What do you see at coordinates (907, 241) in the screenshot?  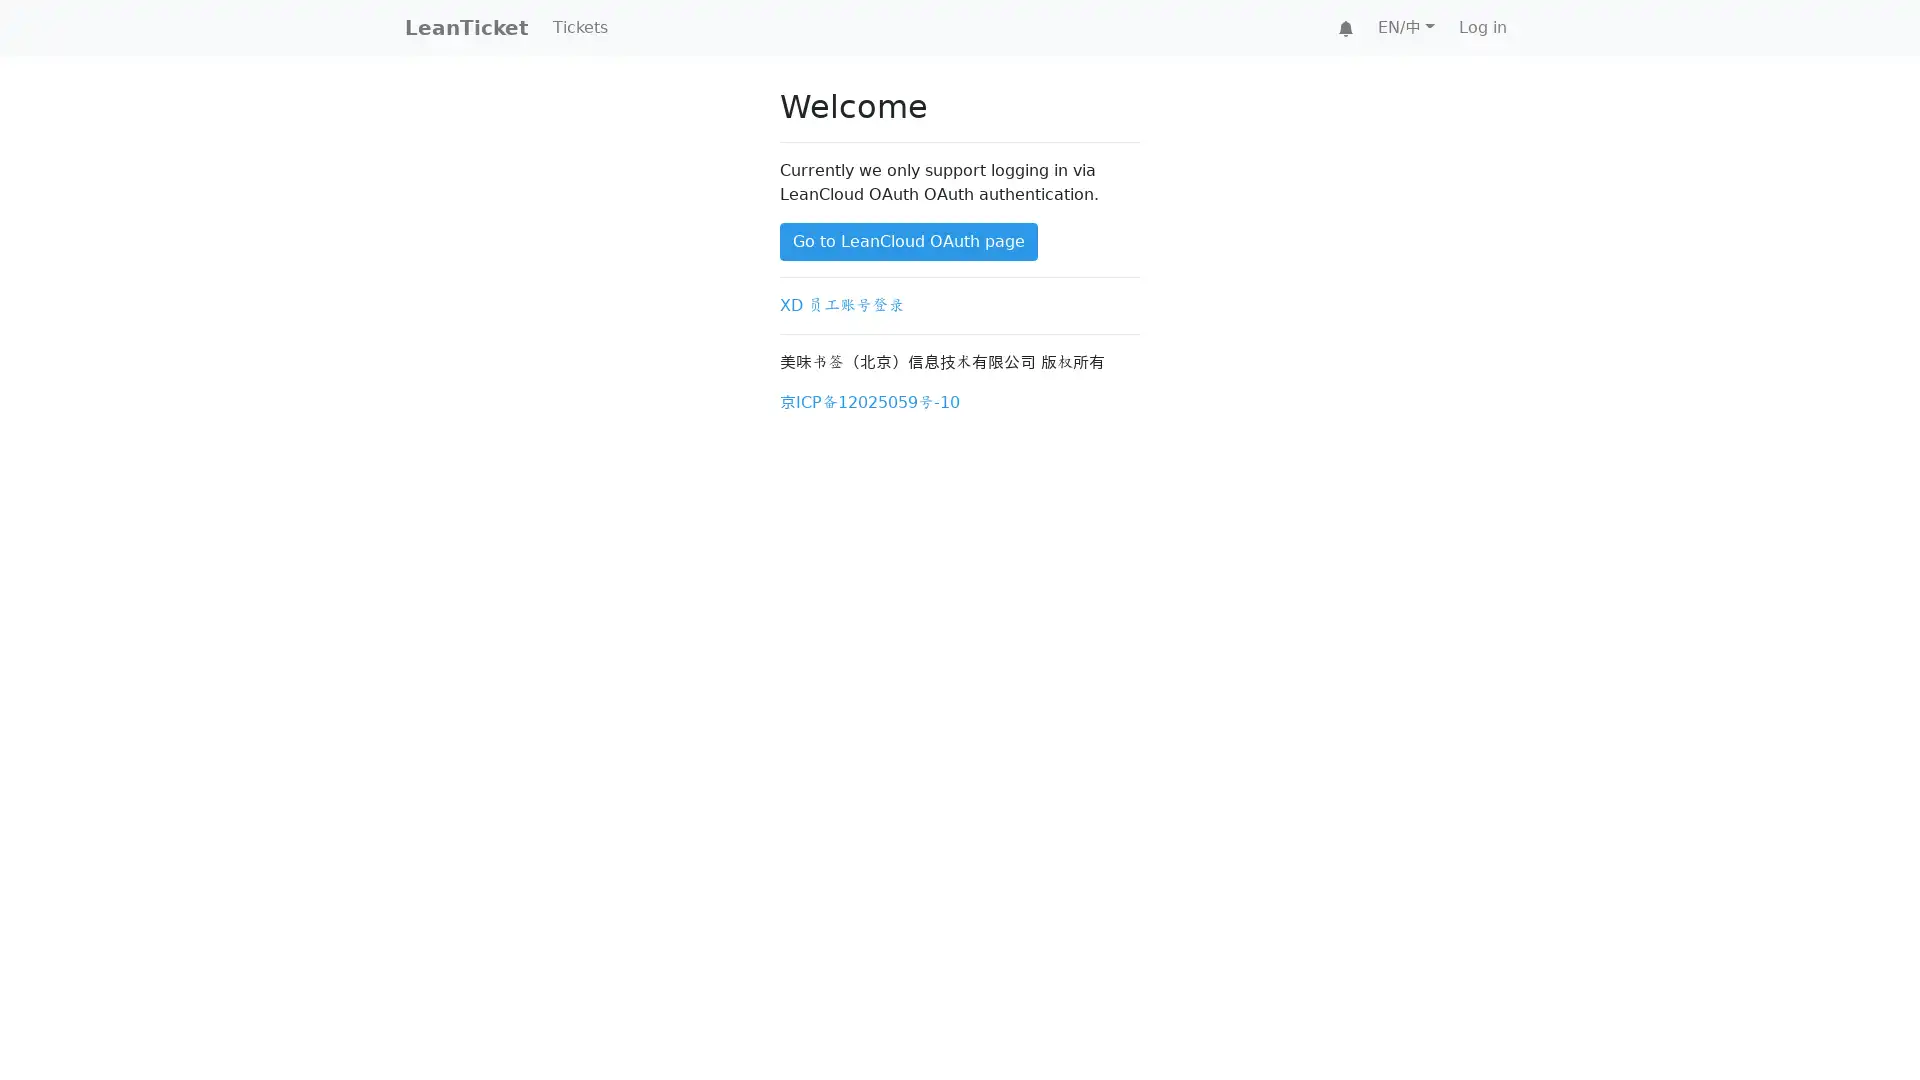 I see `Go to LeanCloud OAuth page` at bounding box center [907, 241].